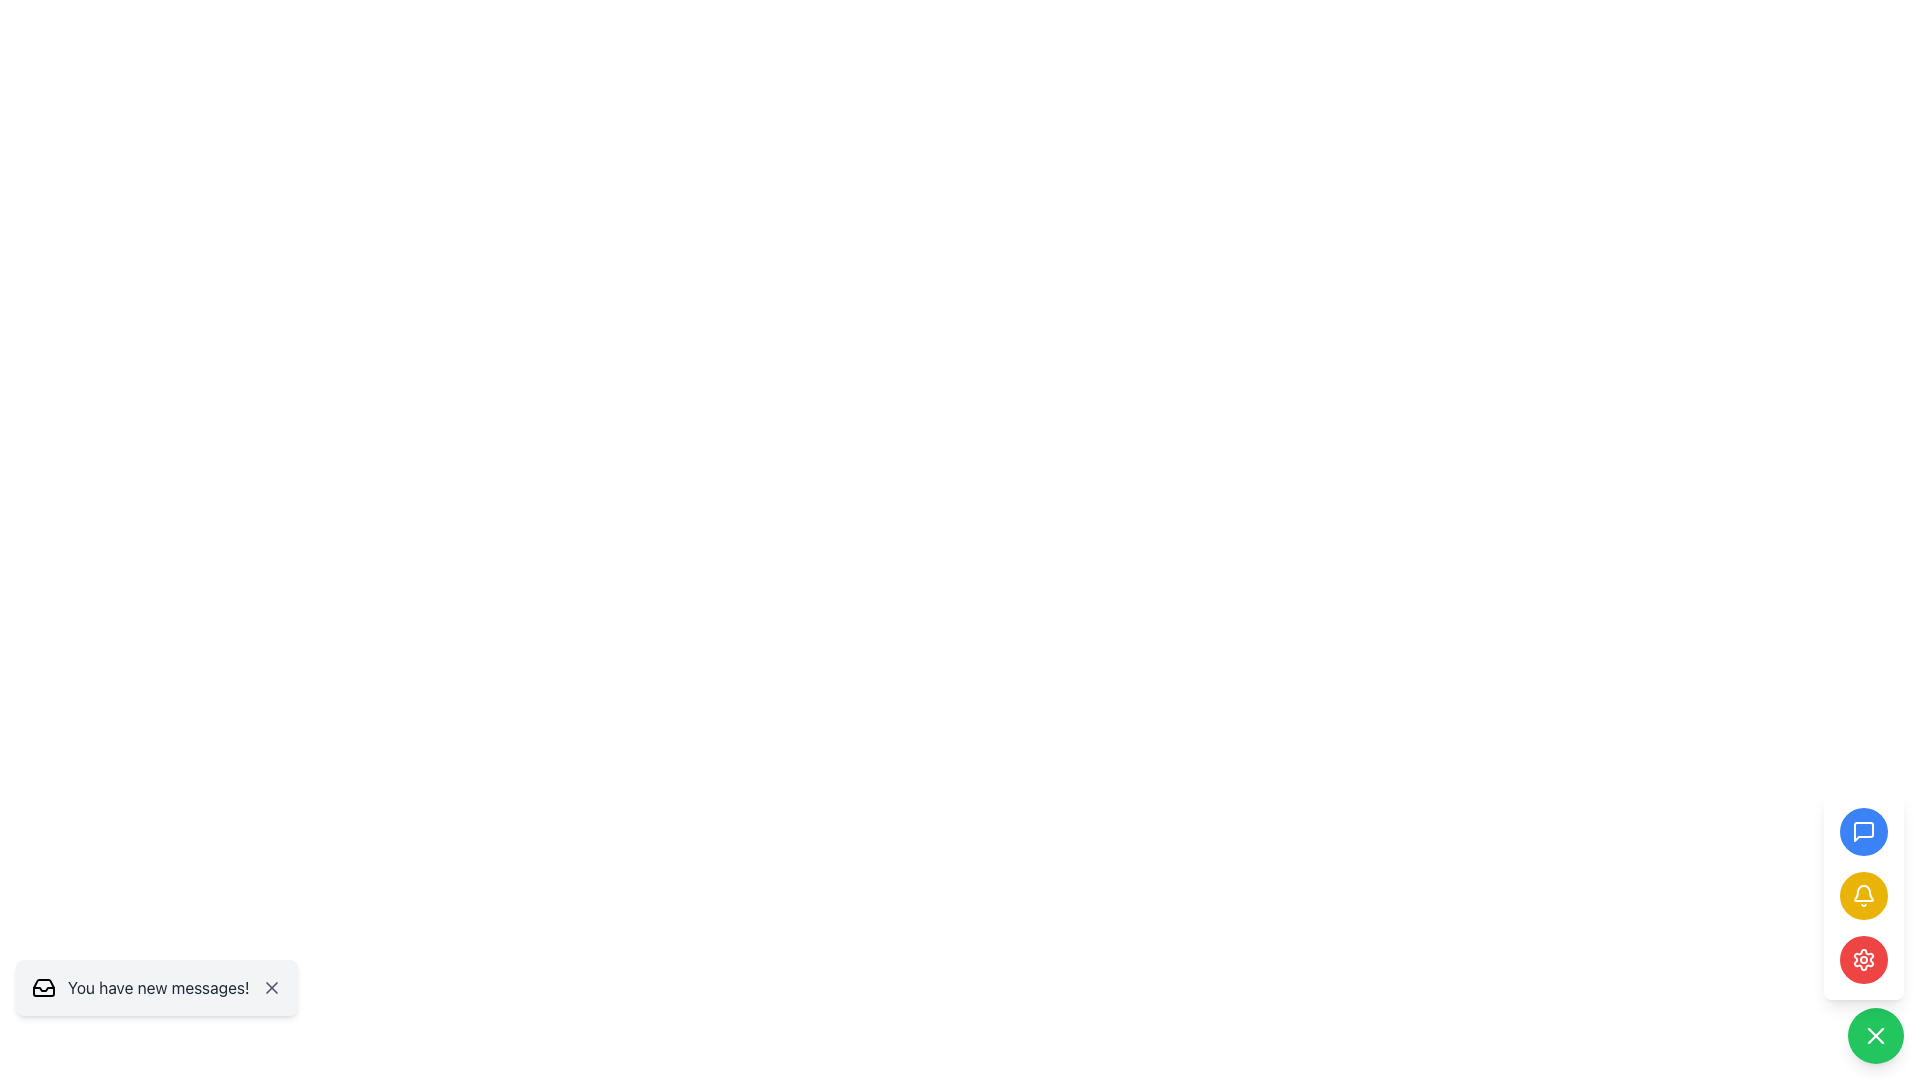  What do you see at coordinates (1862, 894) in the screenshot?
I see `the notification button located below the blue speech bubble icon and above the red gear icon` at bounding box center [1862, 894].